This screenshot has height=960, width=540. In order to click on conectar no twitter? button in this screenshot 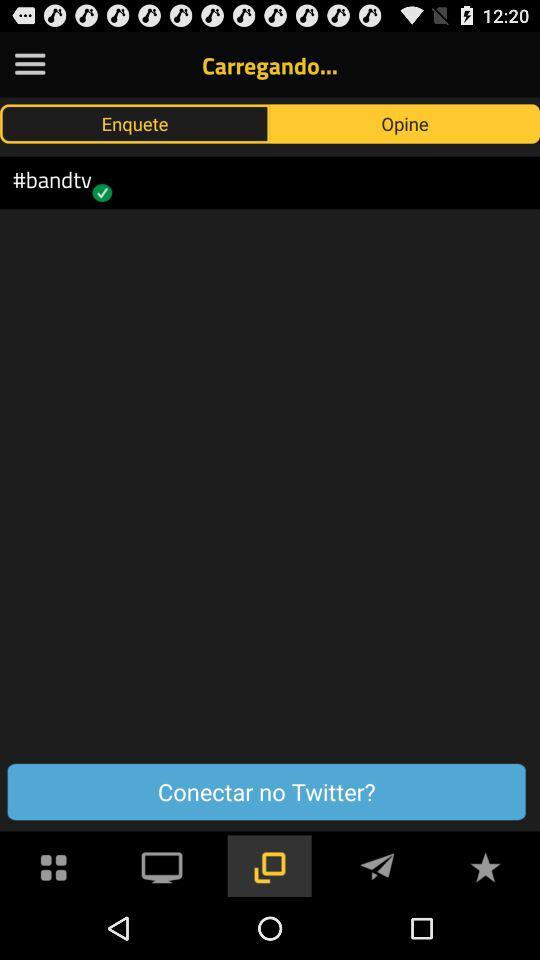, I will do `click(266, 792)`.